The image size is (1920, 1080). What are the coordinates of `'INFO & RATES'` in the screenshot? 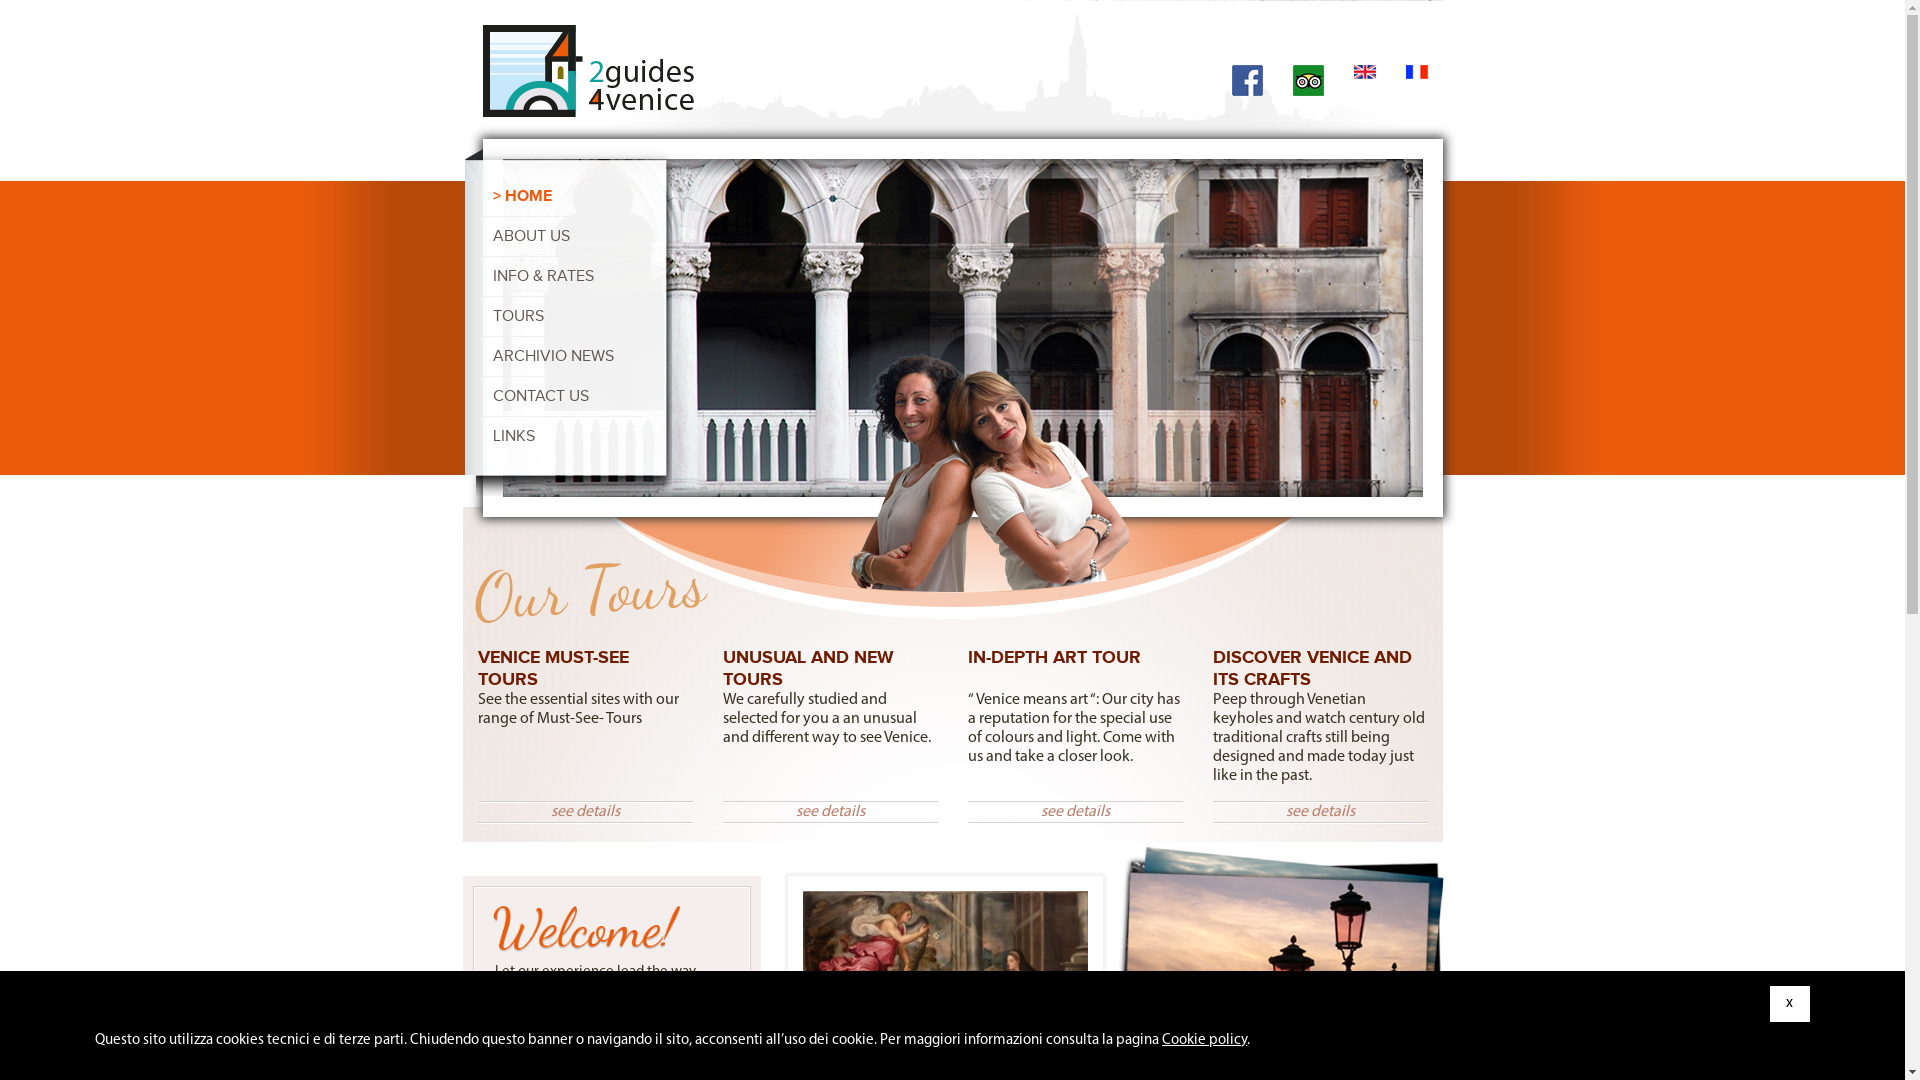 It's located at (491, 276).